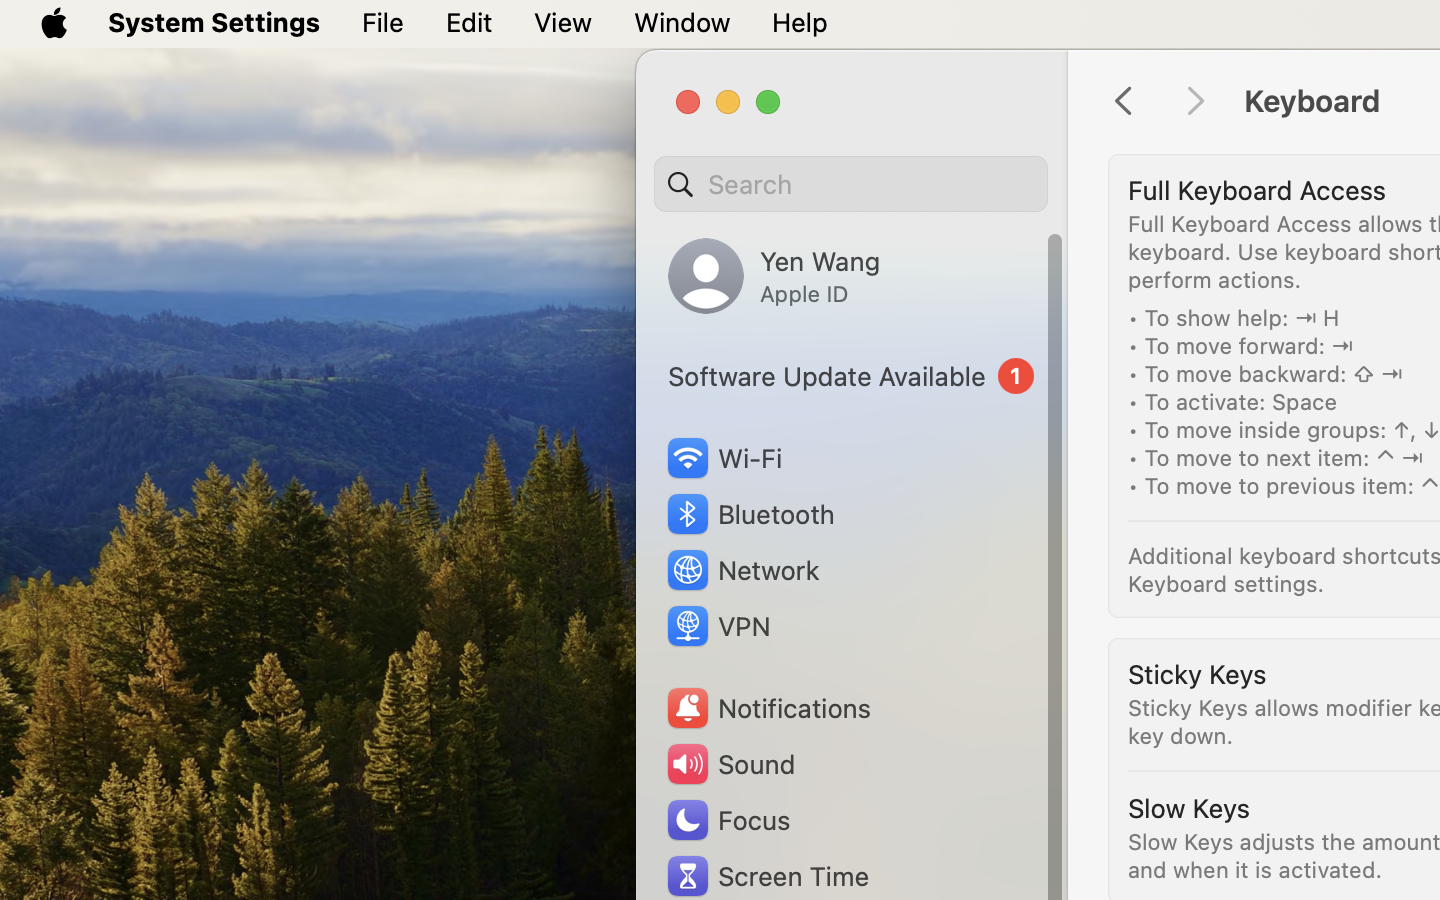  I want to click on 'Focus', so click(726, 819).